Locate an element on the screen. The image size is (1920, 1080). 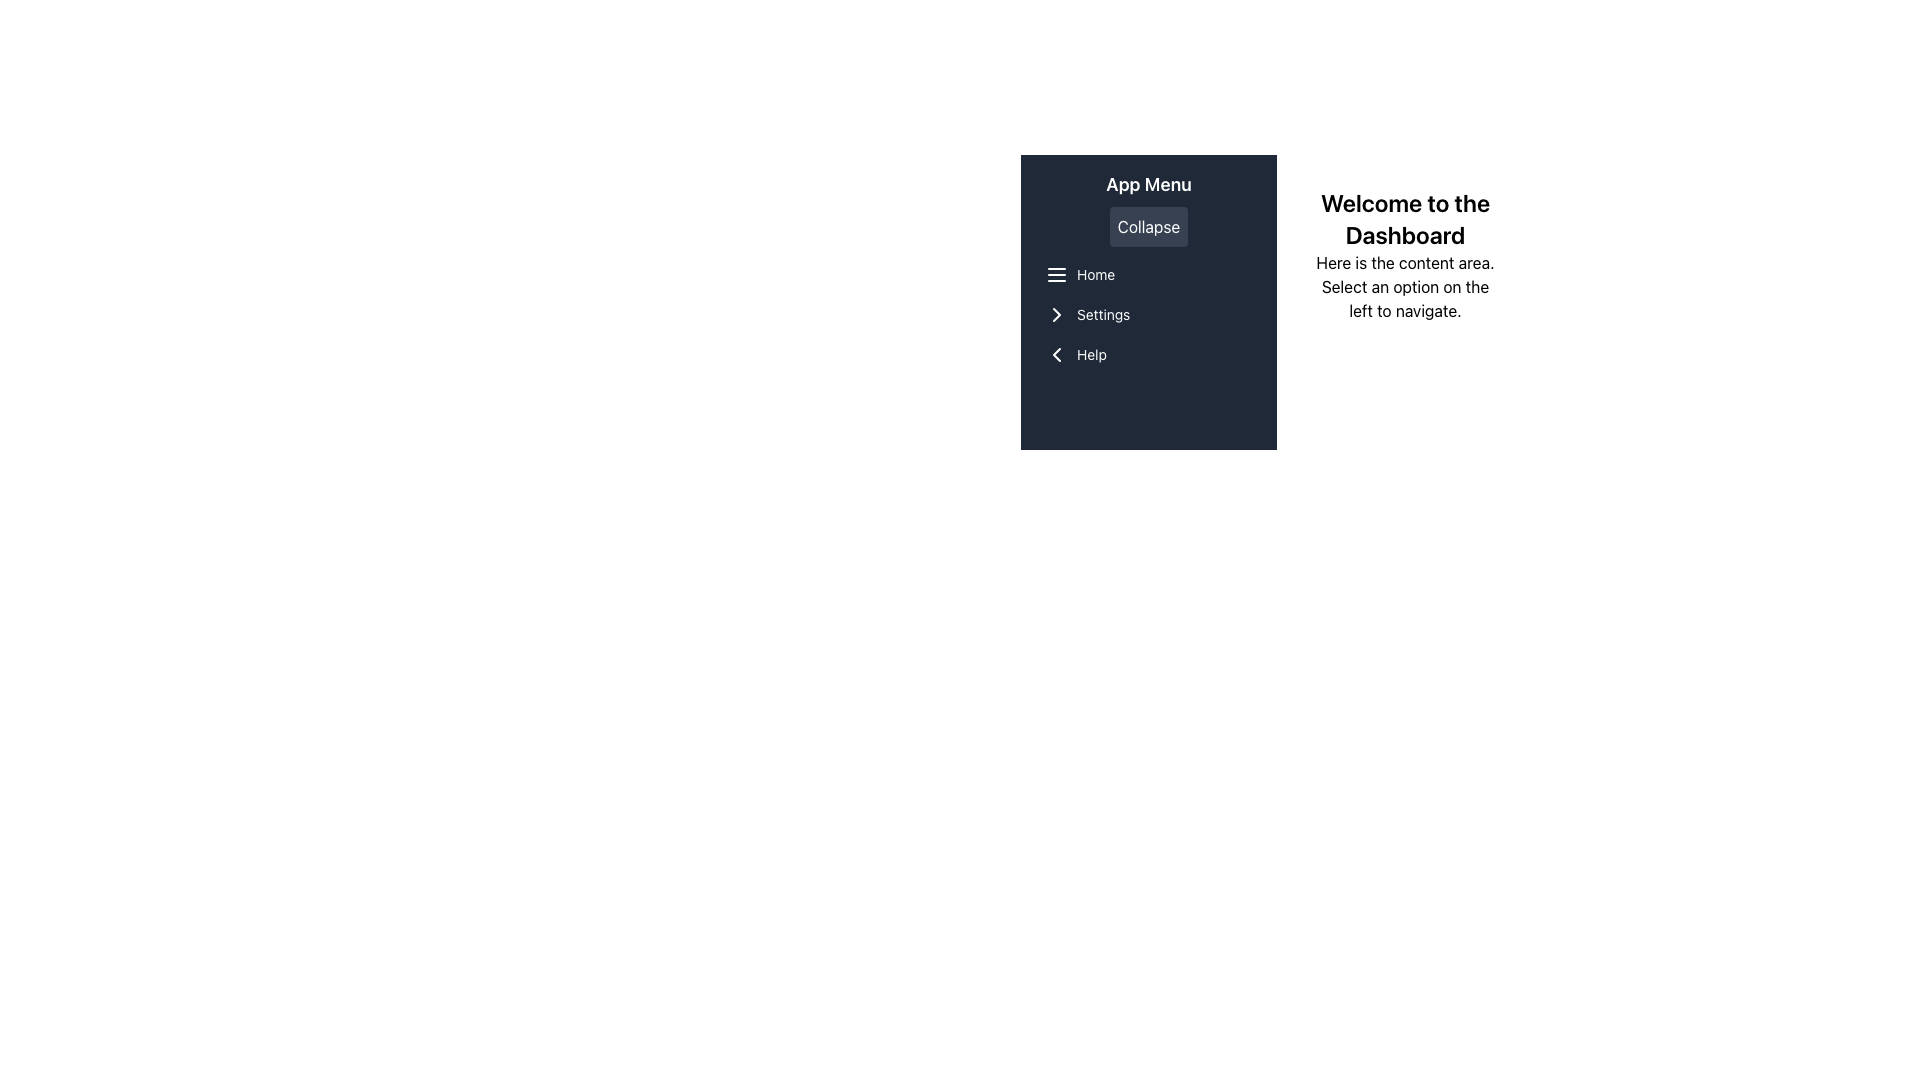
the Chevron Icon located to the left of the 'Settings' text in the navigation menu is located at coordinates (1055, 315).